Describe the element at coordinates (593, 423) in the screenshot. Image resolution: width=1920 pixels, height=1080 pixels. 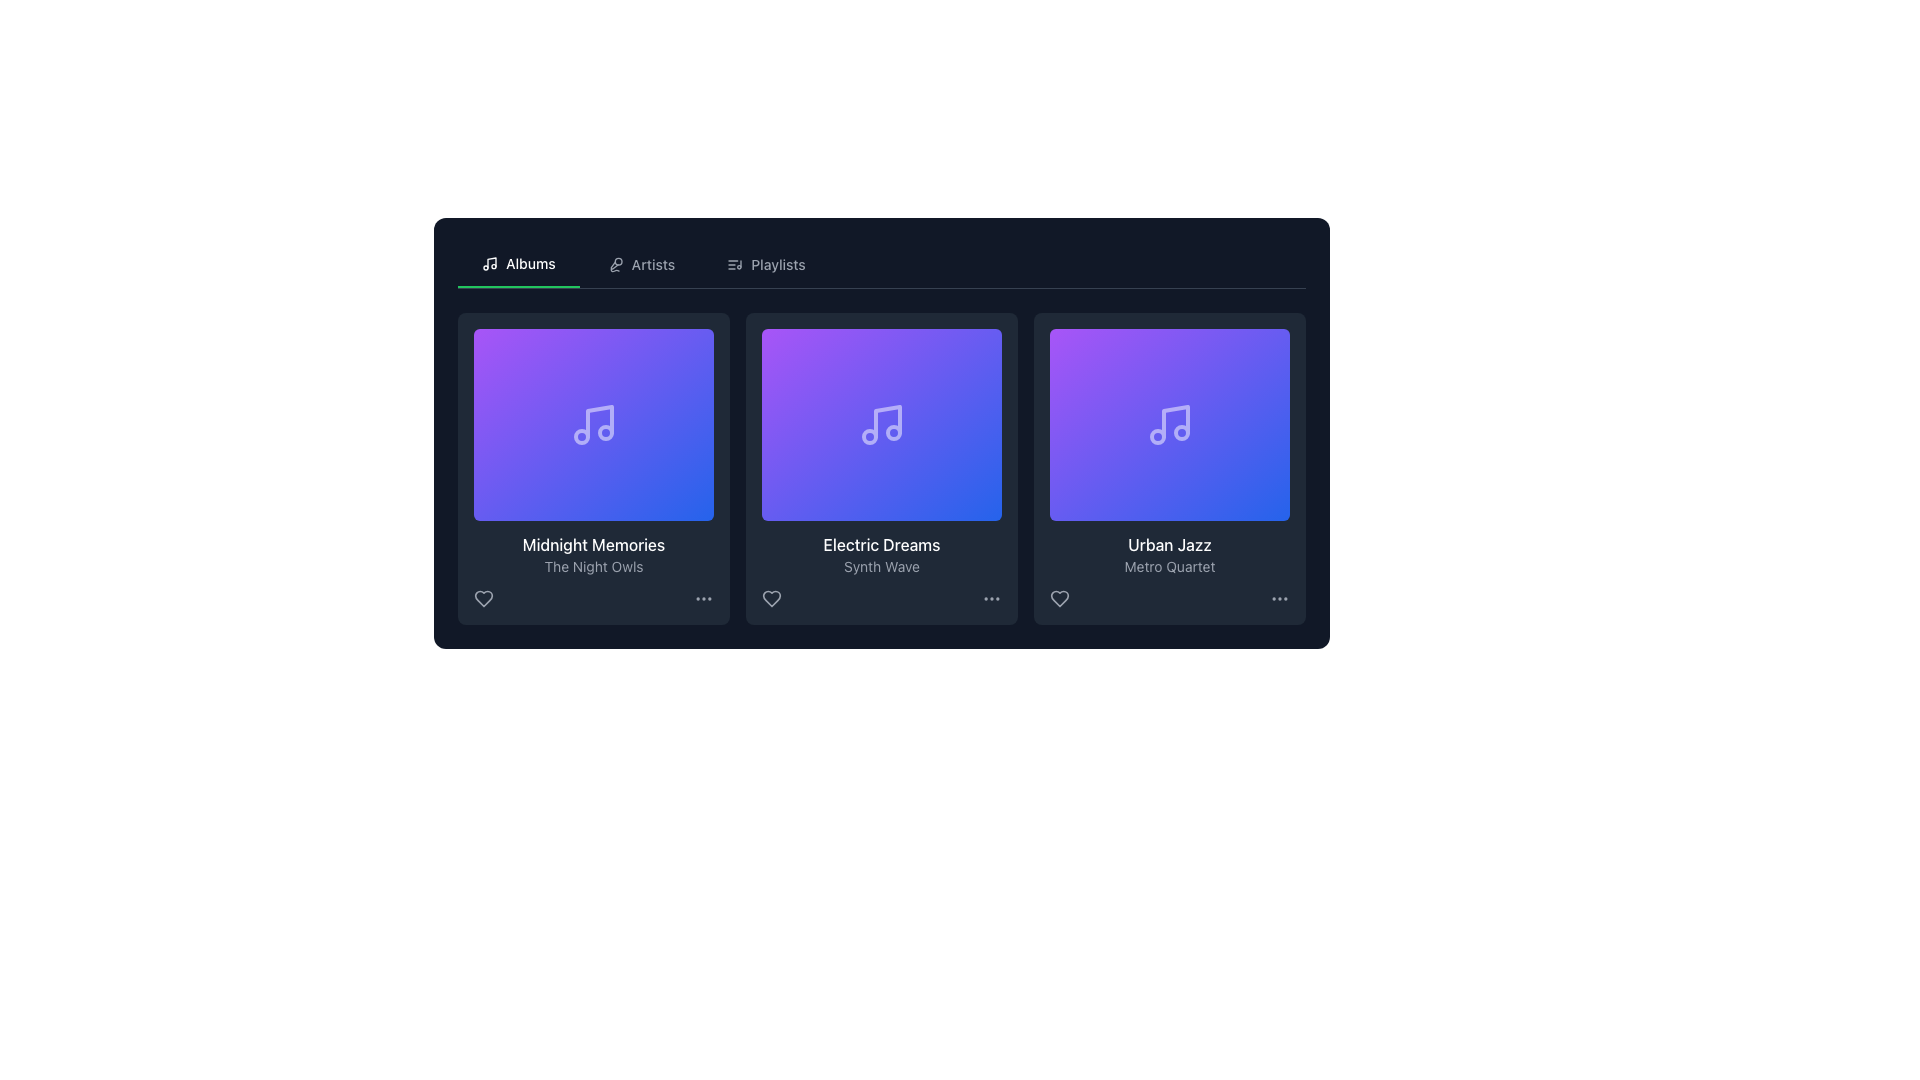
I see `the music album icon located at the center of the first album card in the horizontal list` at that location.